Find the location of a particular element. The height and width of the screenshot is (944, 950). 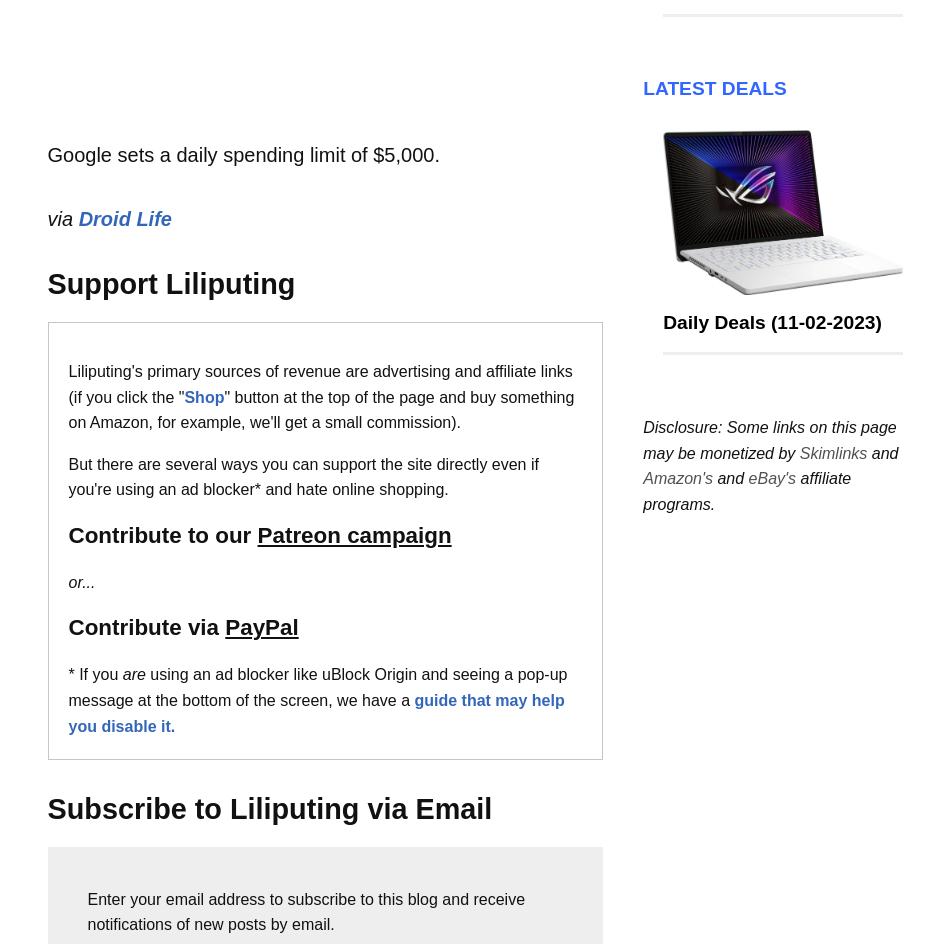

'affiliate programs.' is located at coordinates (745, 490).